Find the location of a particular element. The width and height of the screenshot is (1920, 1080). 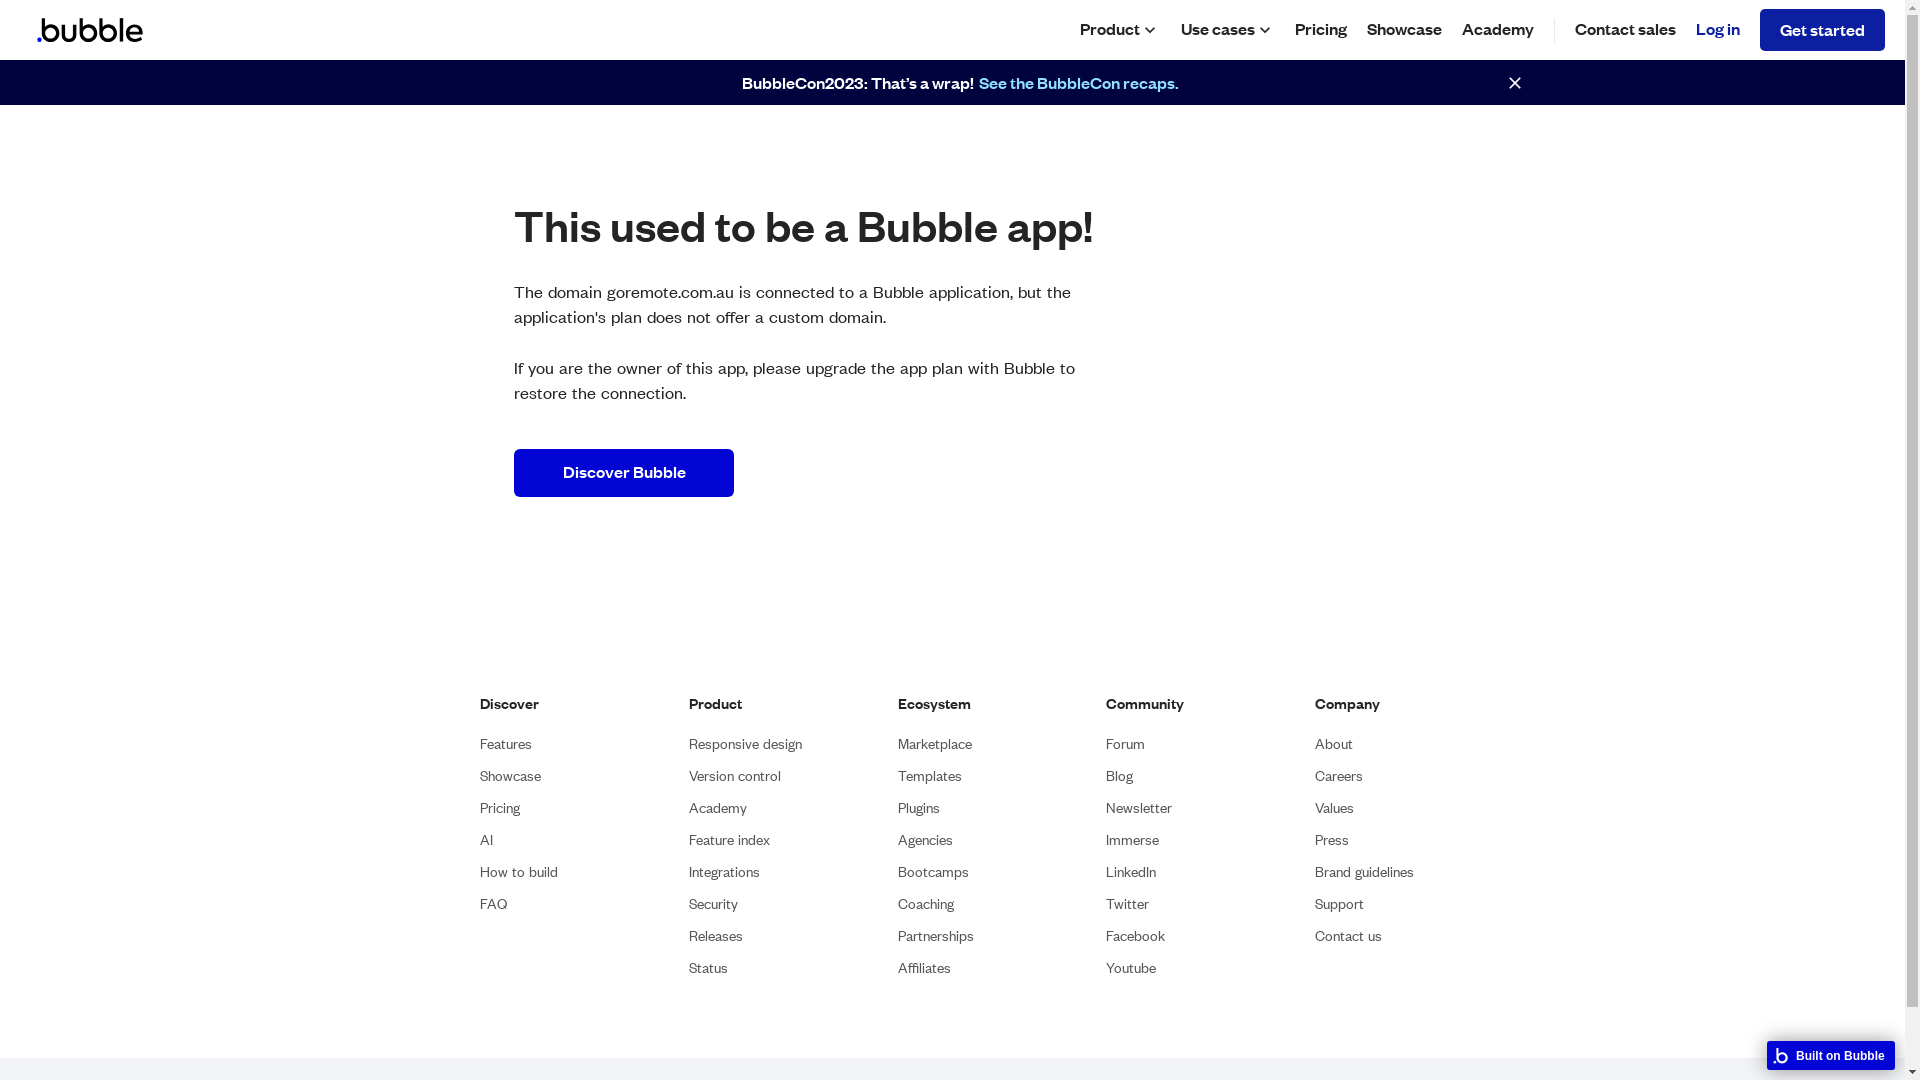

'Contact sales' is located at coordinates (1625, 30).